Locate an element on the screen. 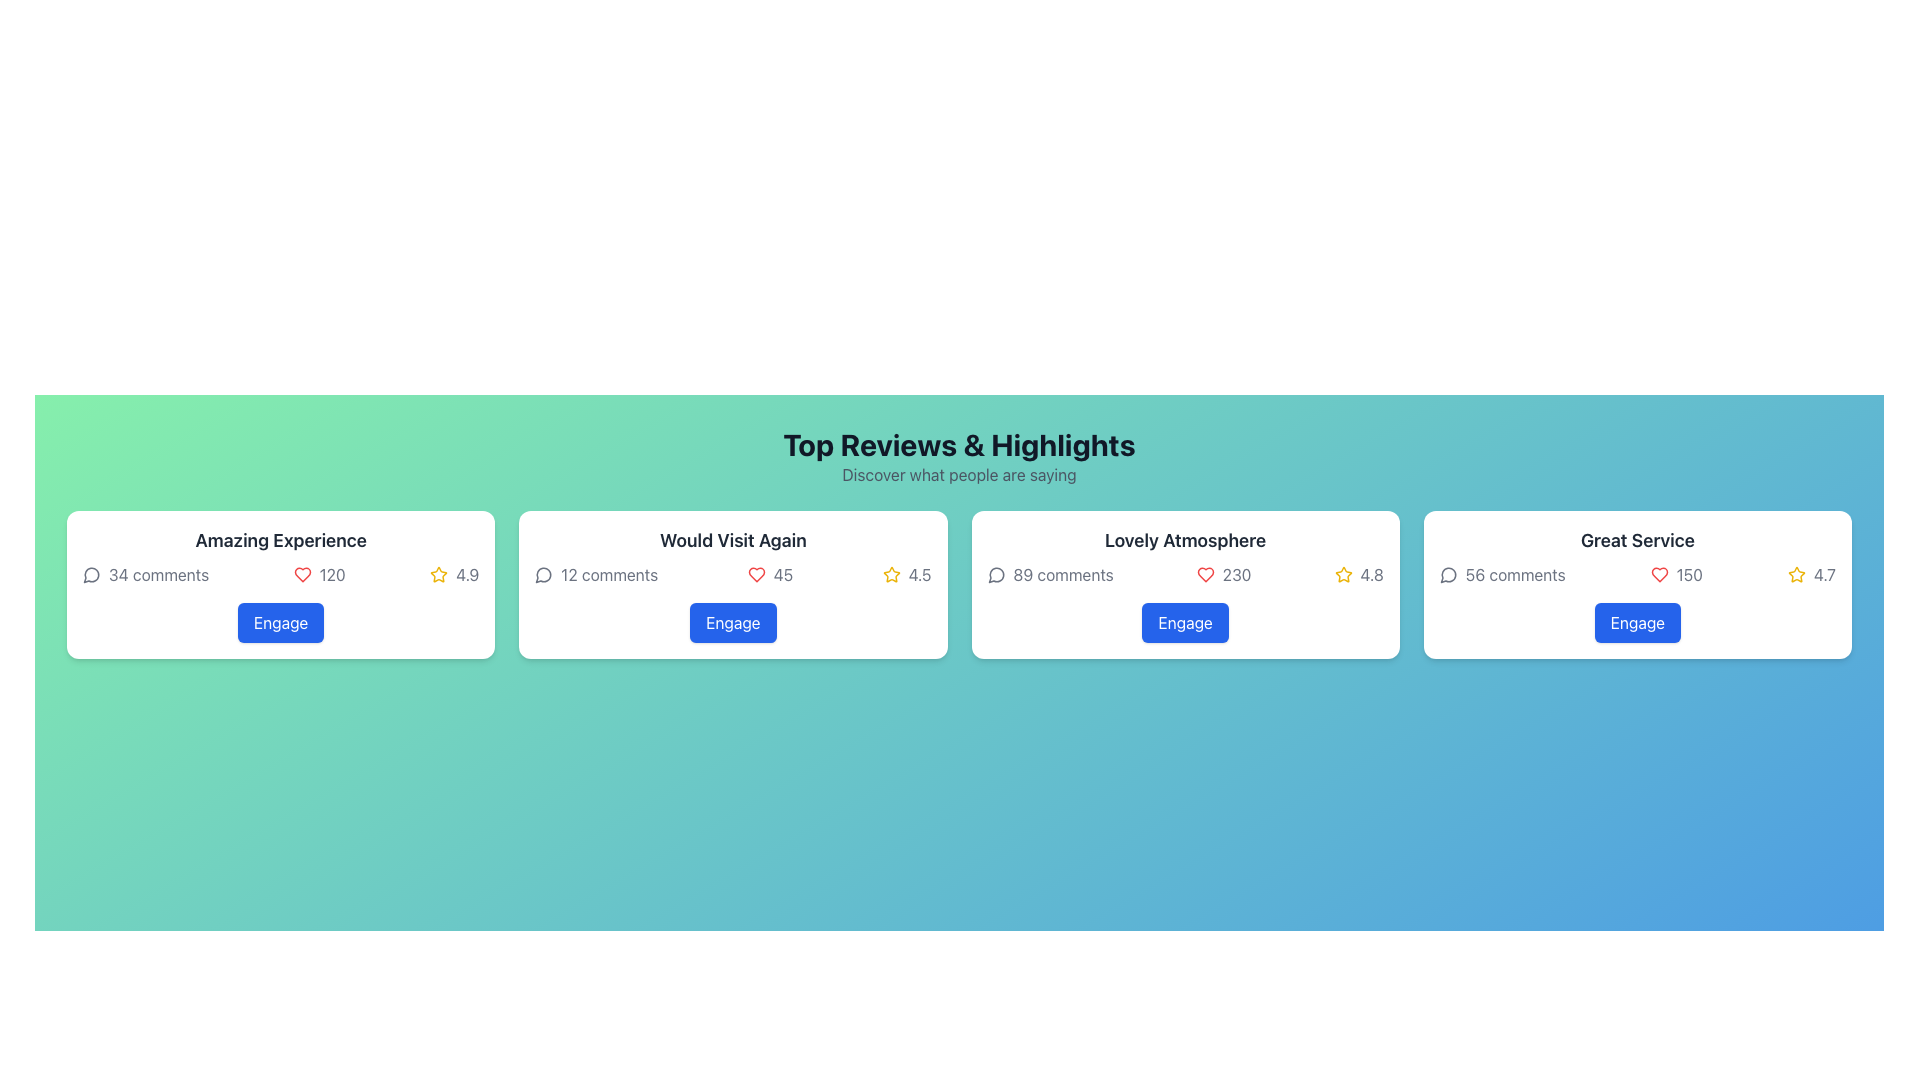 This screenshot has height=1080, width=1920. the numerical metric text located in the second card labeled 'Would Visit Again', situated to the right of the red heart icon is located at coordinates (782, 574).